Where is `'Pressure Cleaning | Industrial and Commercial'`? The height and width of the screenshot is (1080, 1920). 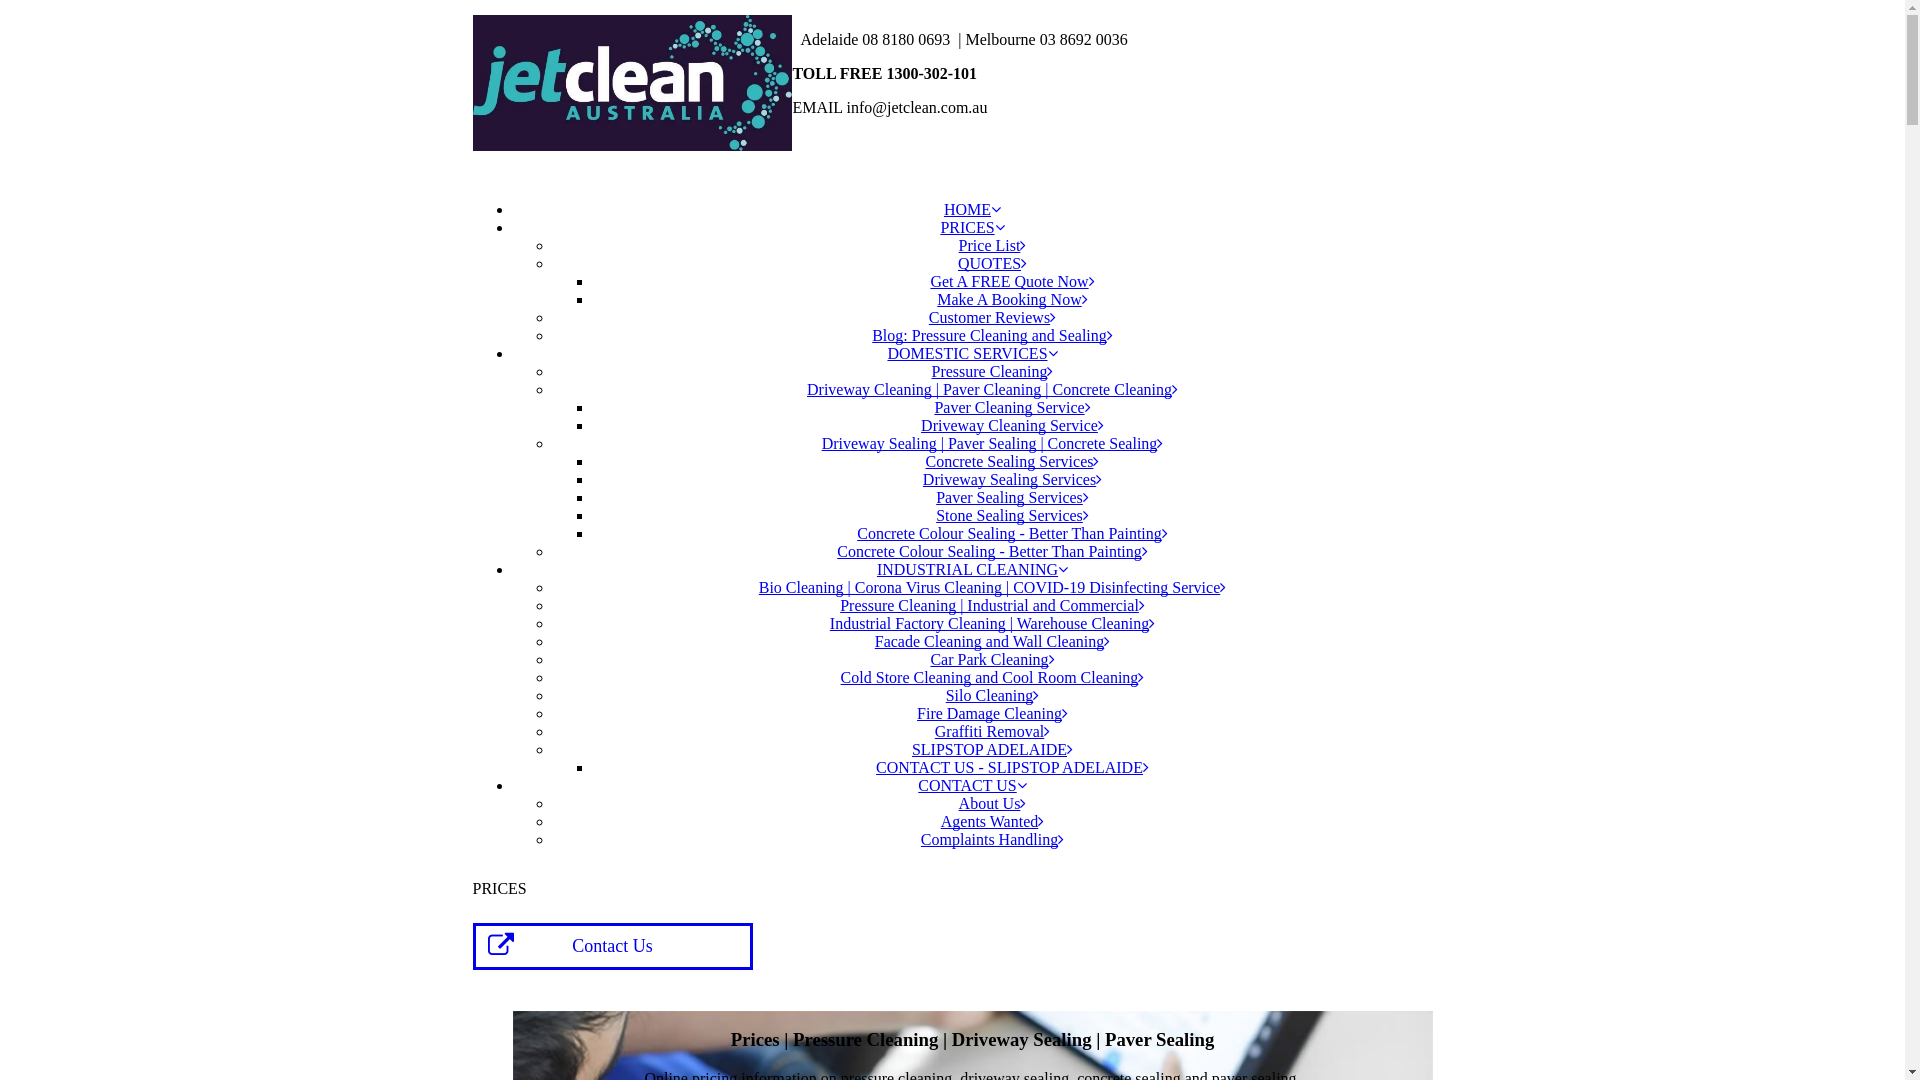
'Pressure Cleaning | Industrial and Commercial' is located at coordinates (992, 604).